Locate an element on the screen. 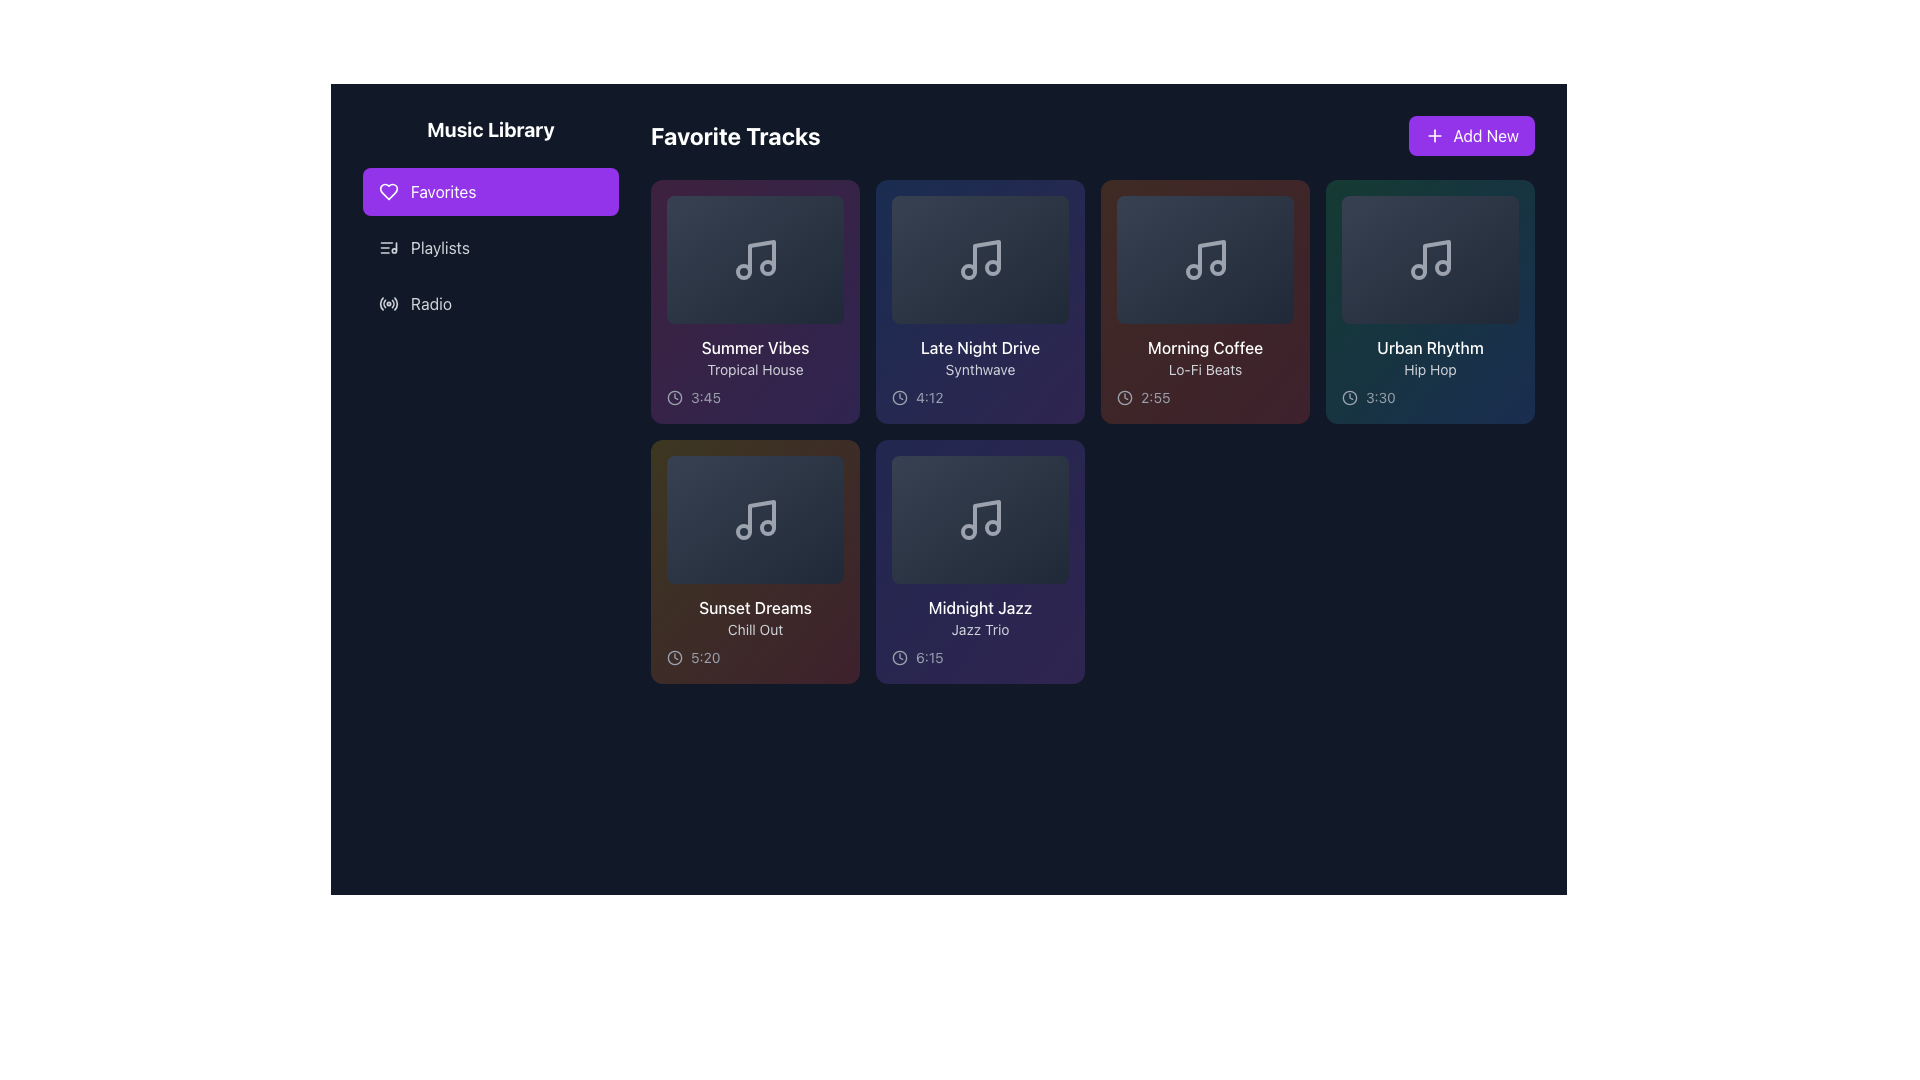 This screenshot has height=1080, width=1920. the small circular play button located in the top-right corner of the 'Midnight Jazz' card to play the track is located at coordinates (1055, 467).